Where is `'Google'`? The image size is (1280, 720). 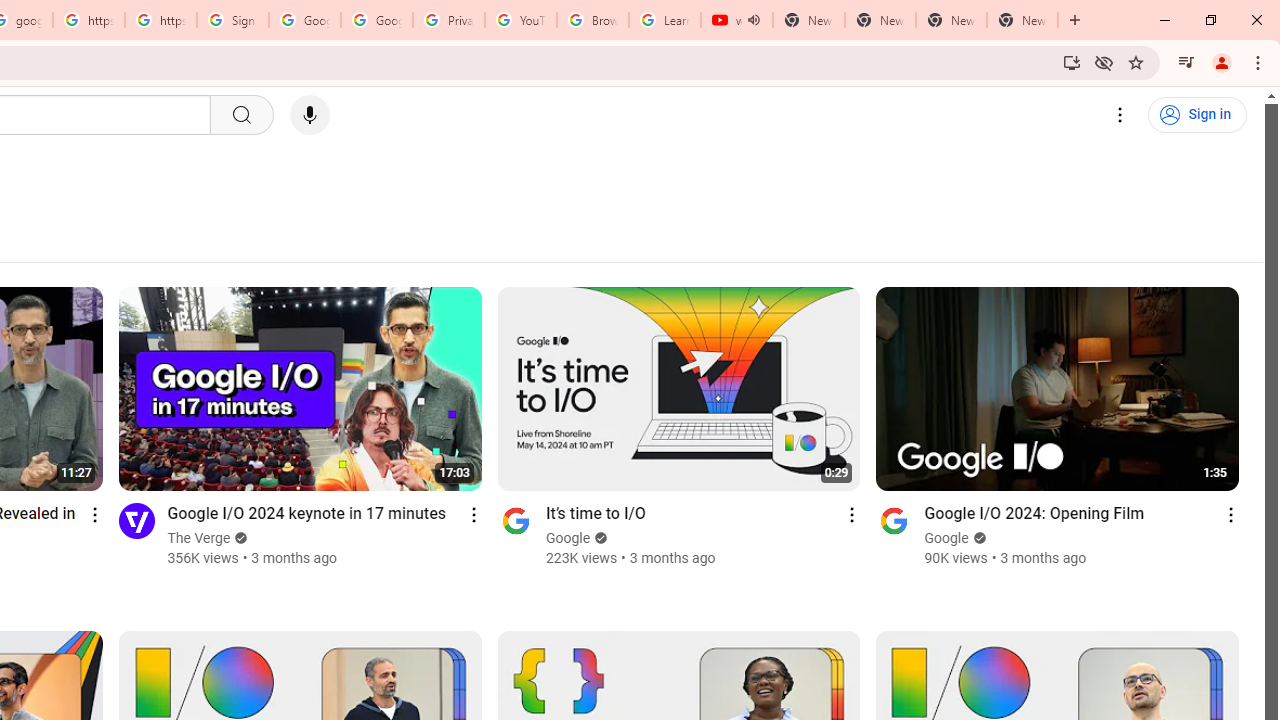 'Google' is located at coordinates (946, 537).